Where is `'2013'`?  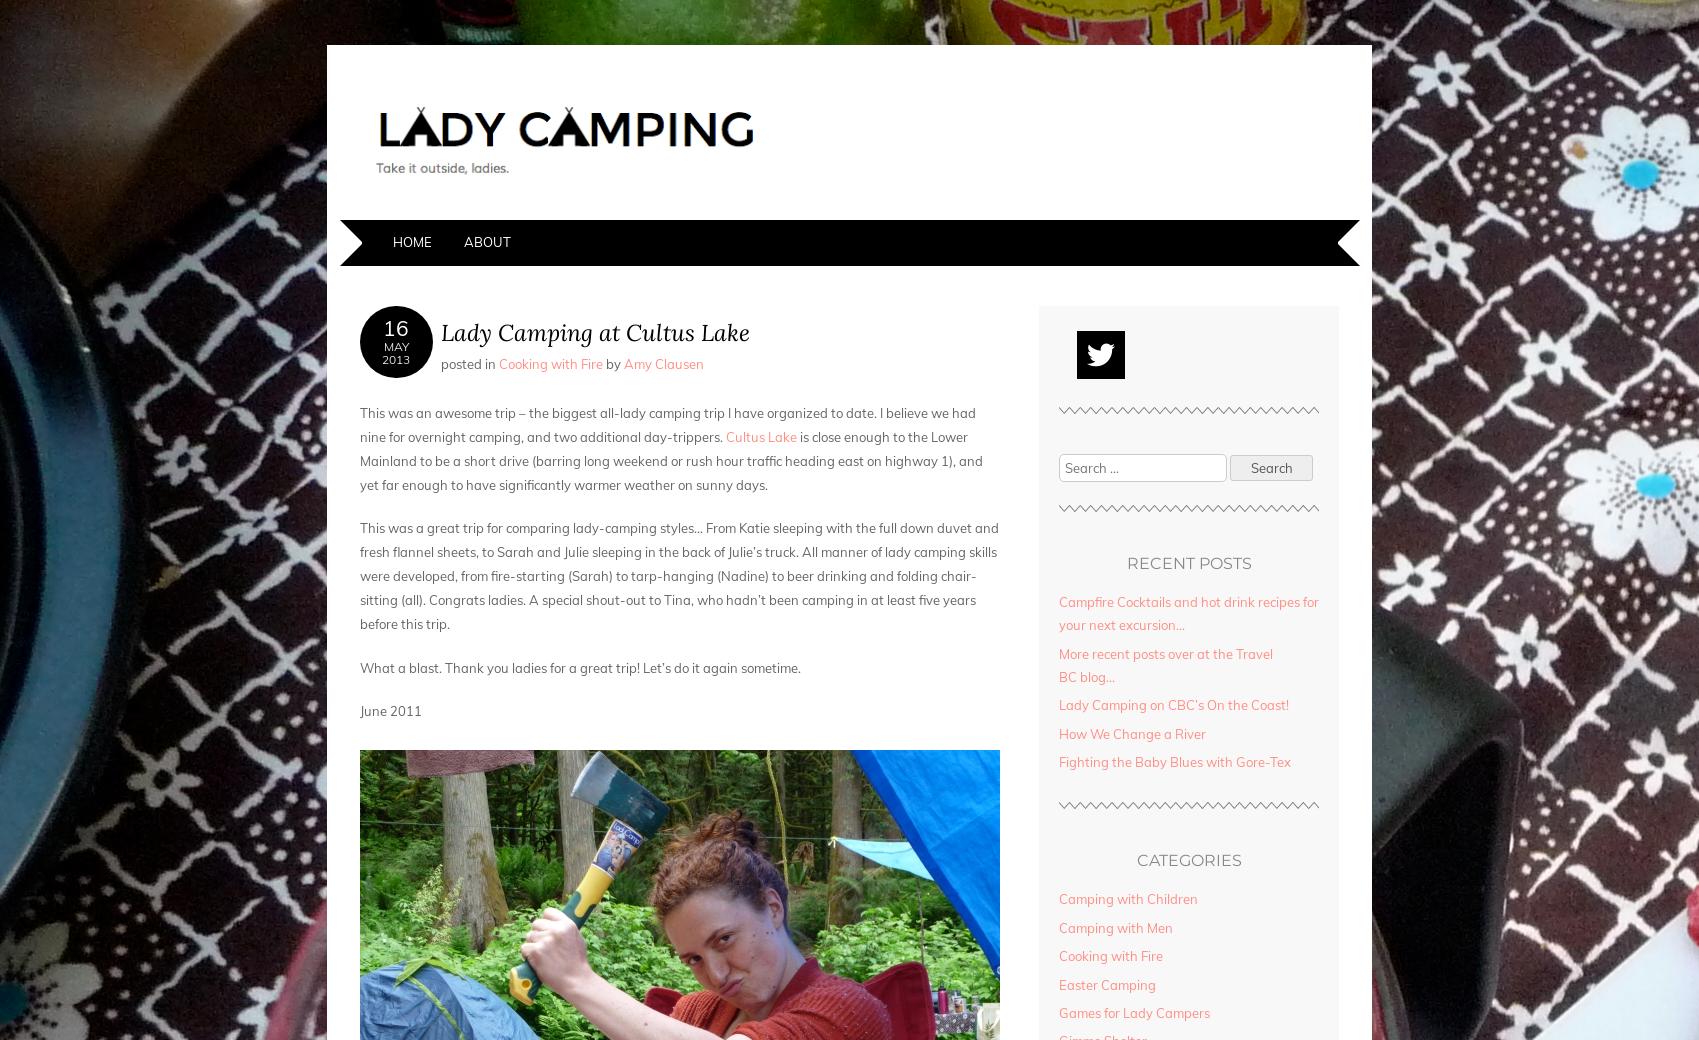
'2013' is located at coordinates (396, 358).